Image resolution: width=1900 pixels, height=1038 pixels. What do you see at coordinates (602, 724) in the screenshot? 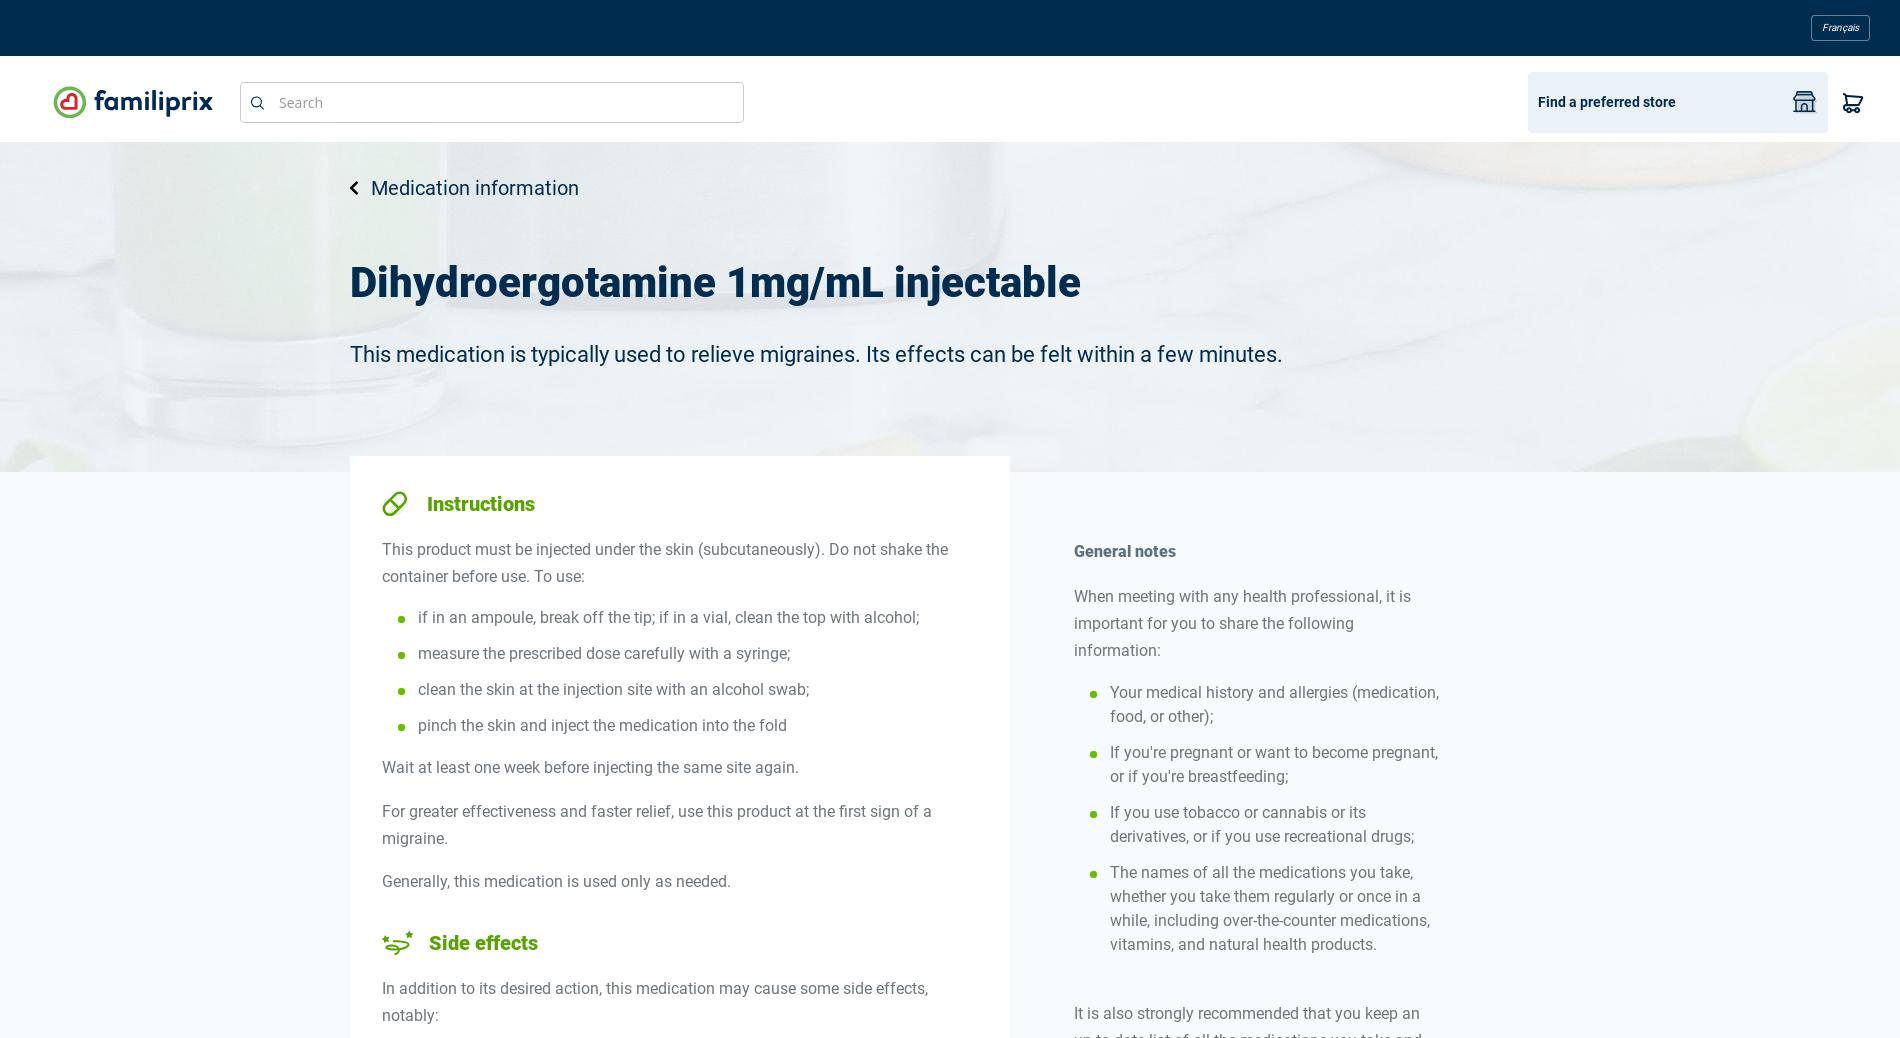
I see `'pinch the skin and inject the medication into the fold'` at bounding box center [602, 724].